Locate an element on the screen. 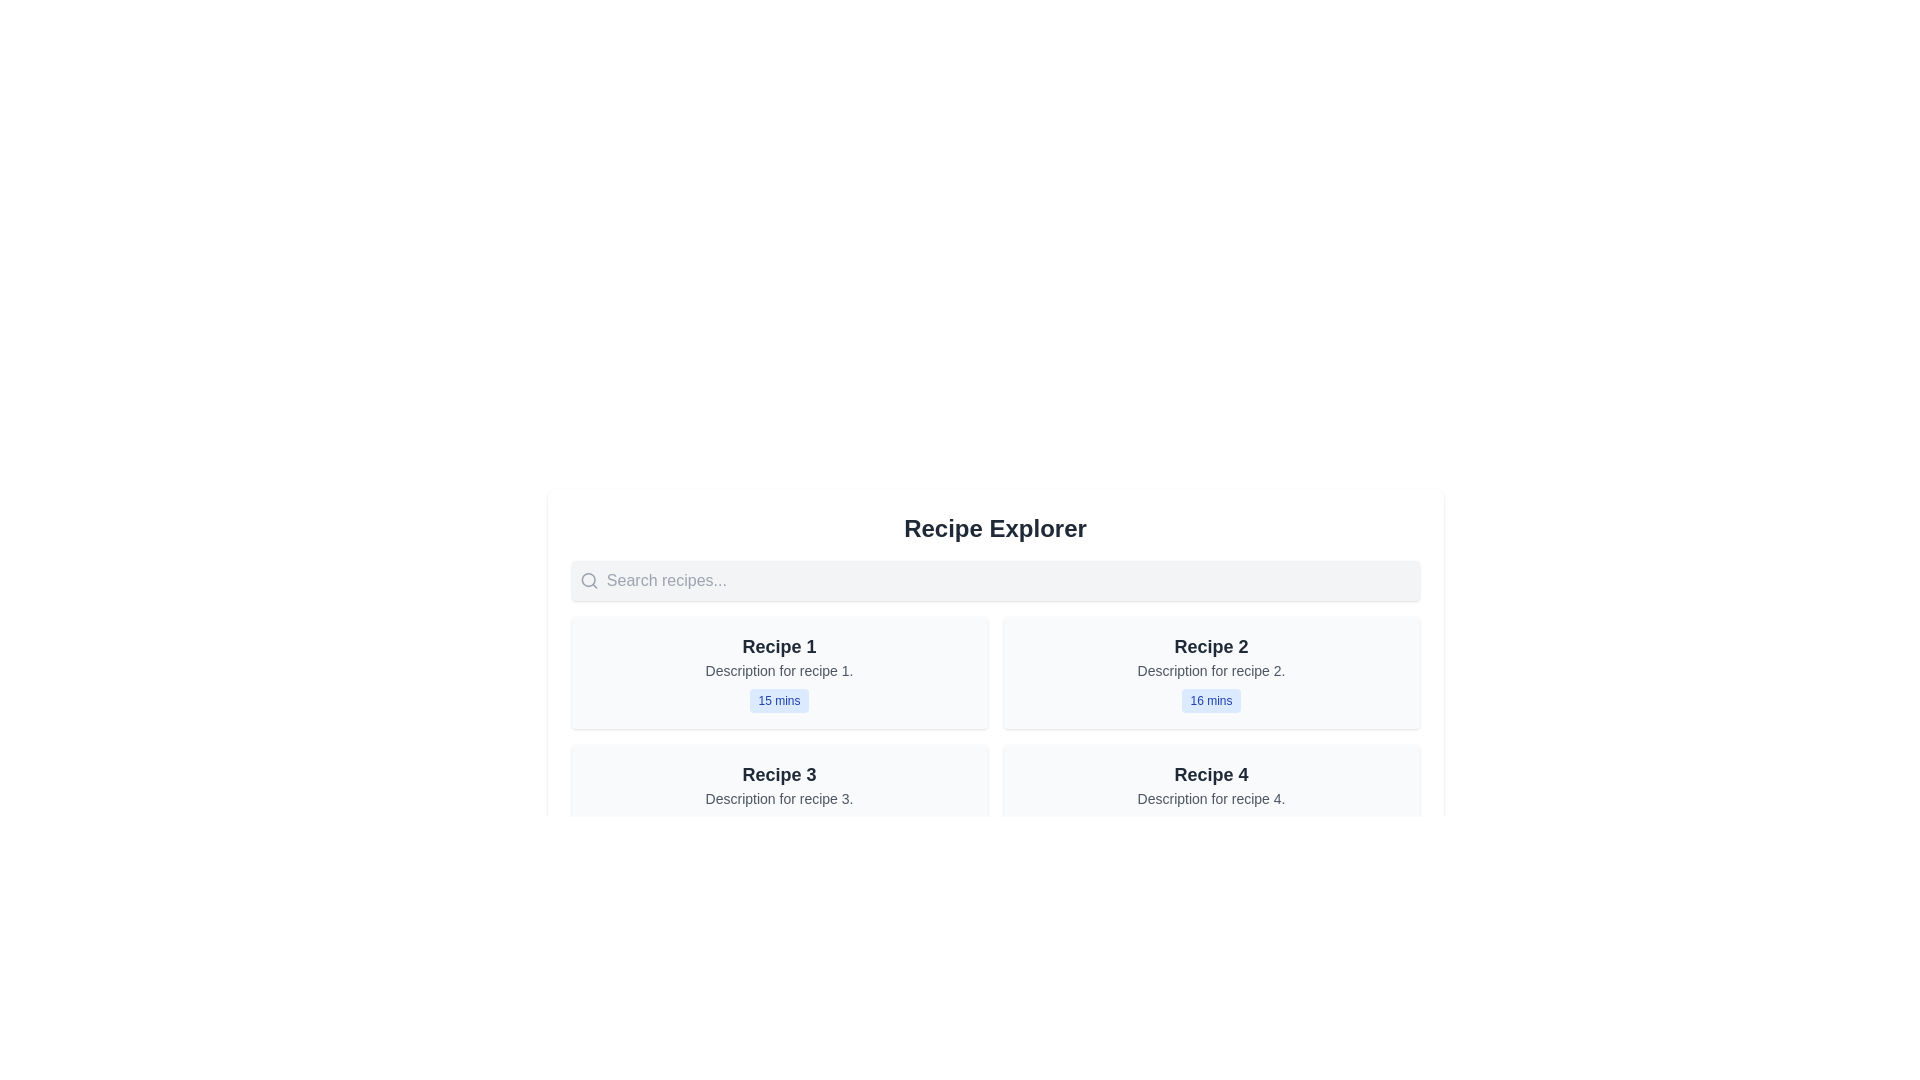  displayed text of the label showing the estimated preparation time for 'Recipe 2', located at the bottom right corner of the 'Recipe 2' card, below the description text is located at coordinates (1210, 700).